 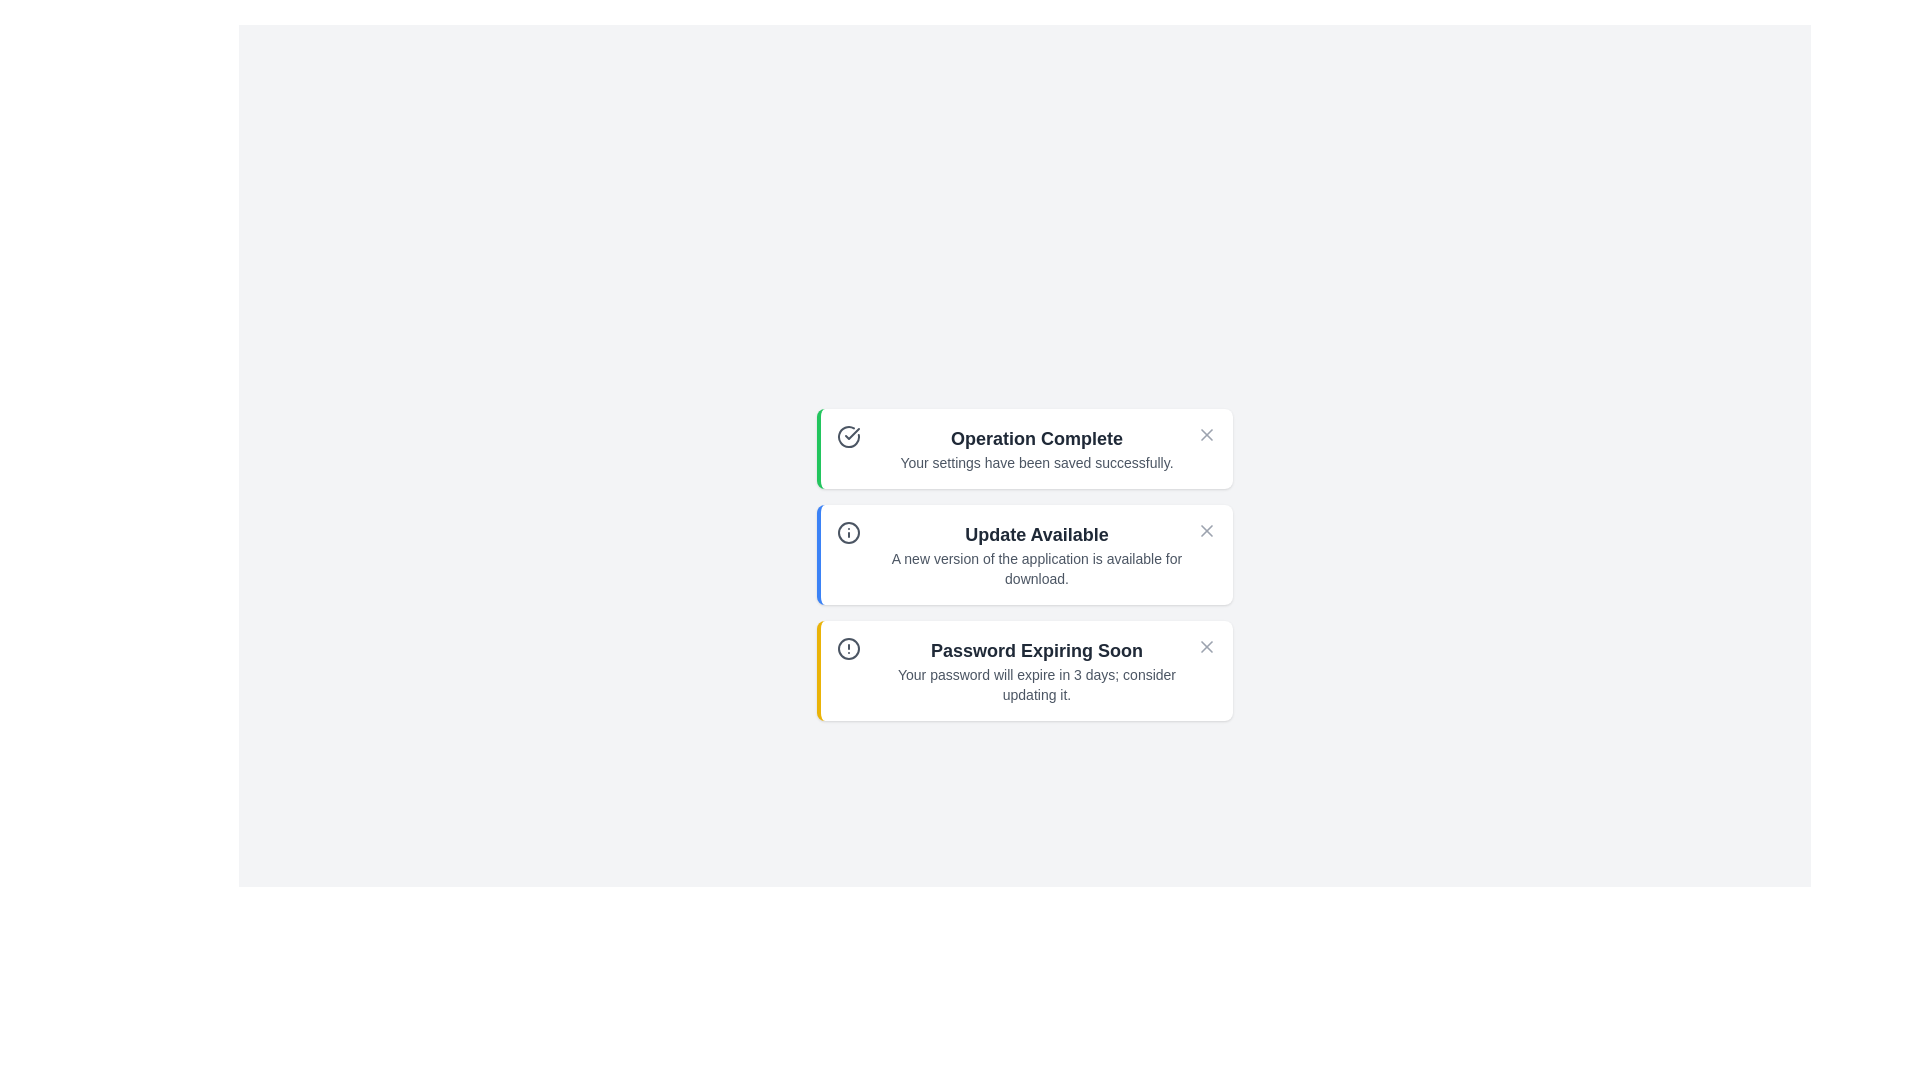 What do you see at coordinates (1036, 651) in the screenshot?
I see `title text label of the third notification about password expiration, which is located at the top of the notification box` at bounding box center [1036, 651].